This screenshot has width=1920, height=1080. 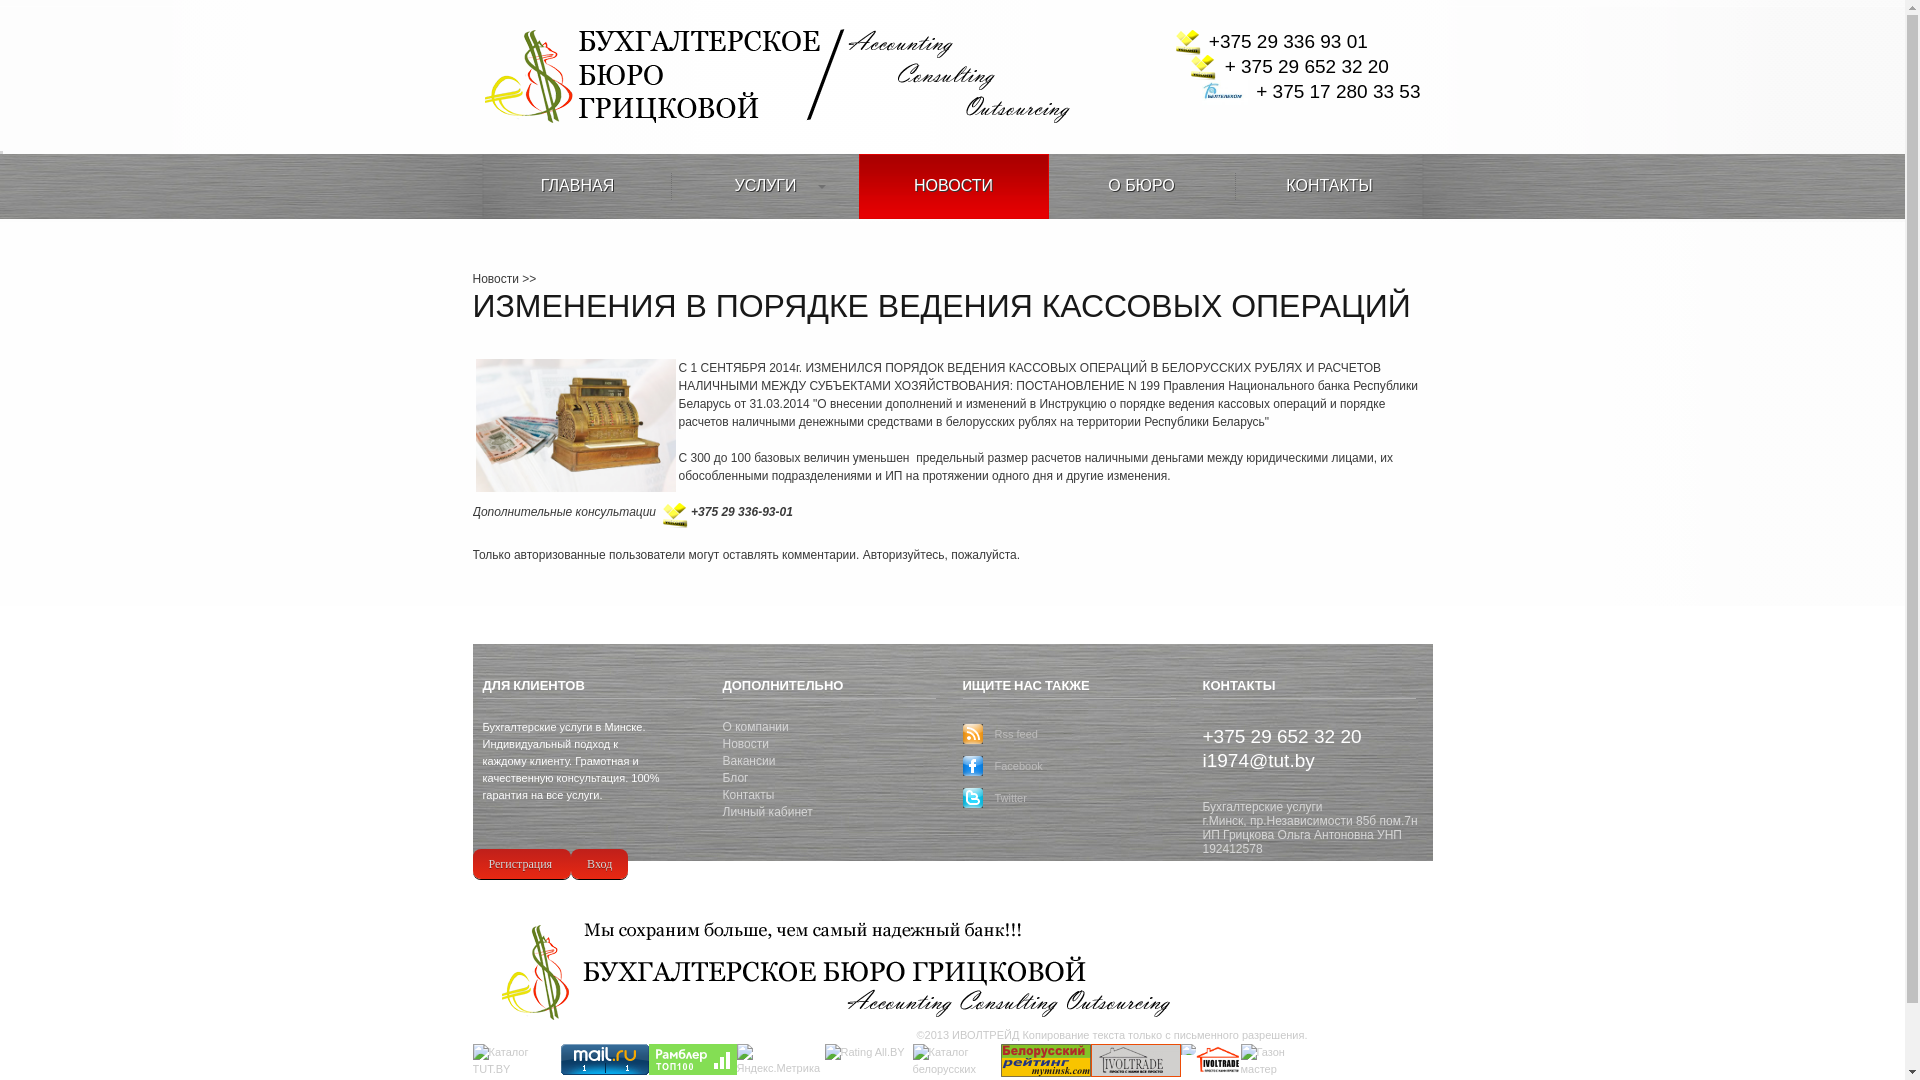 What do you see at coordinates (1256, 758) in the screenshot?
I see `'i1974@tut.by'` at bounding box center [1256, 758].